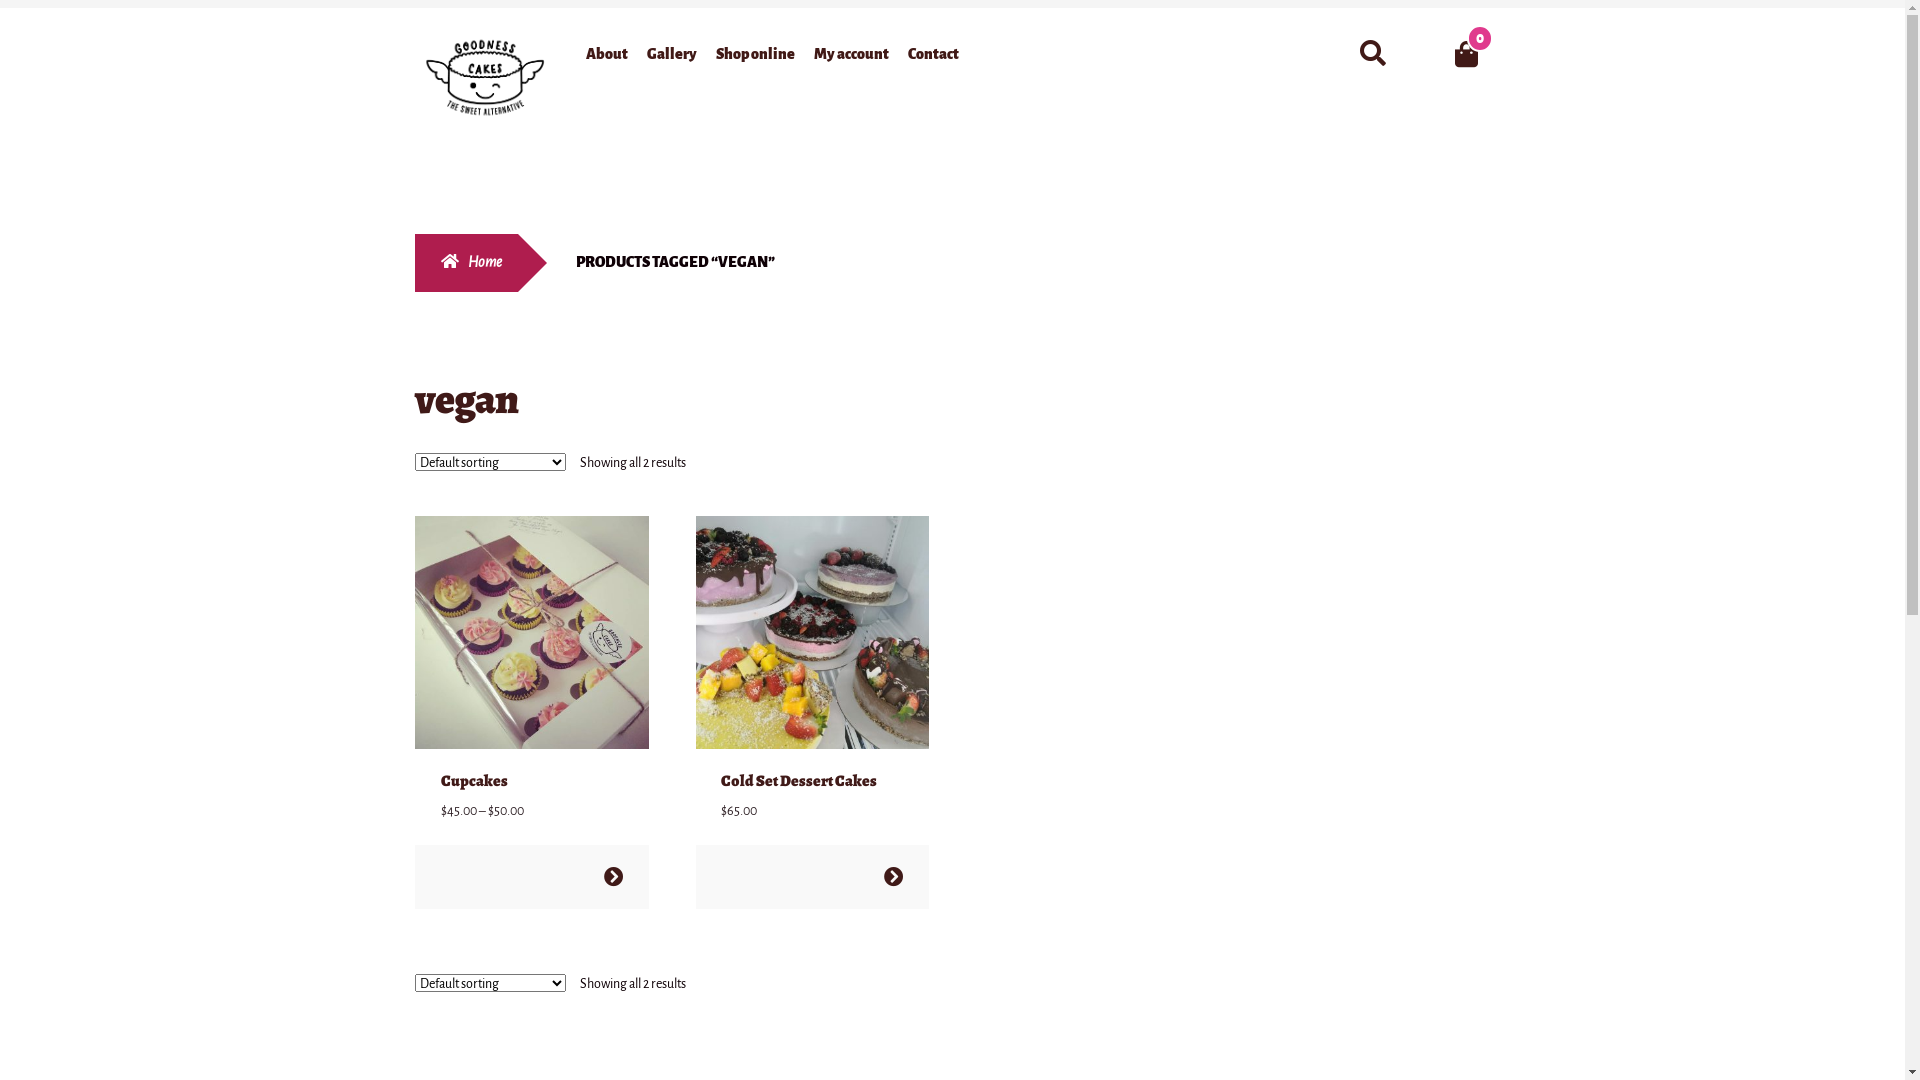 The height and width of the screenshot is (1080, 1920). I want to click on 'Cold Set Dessert Cakes, so click(812, 669).